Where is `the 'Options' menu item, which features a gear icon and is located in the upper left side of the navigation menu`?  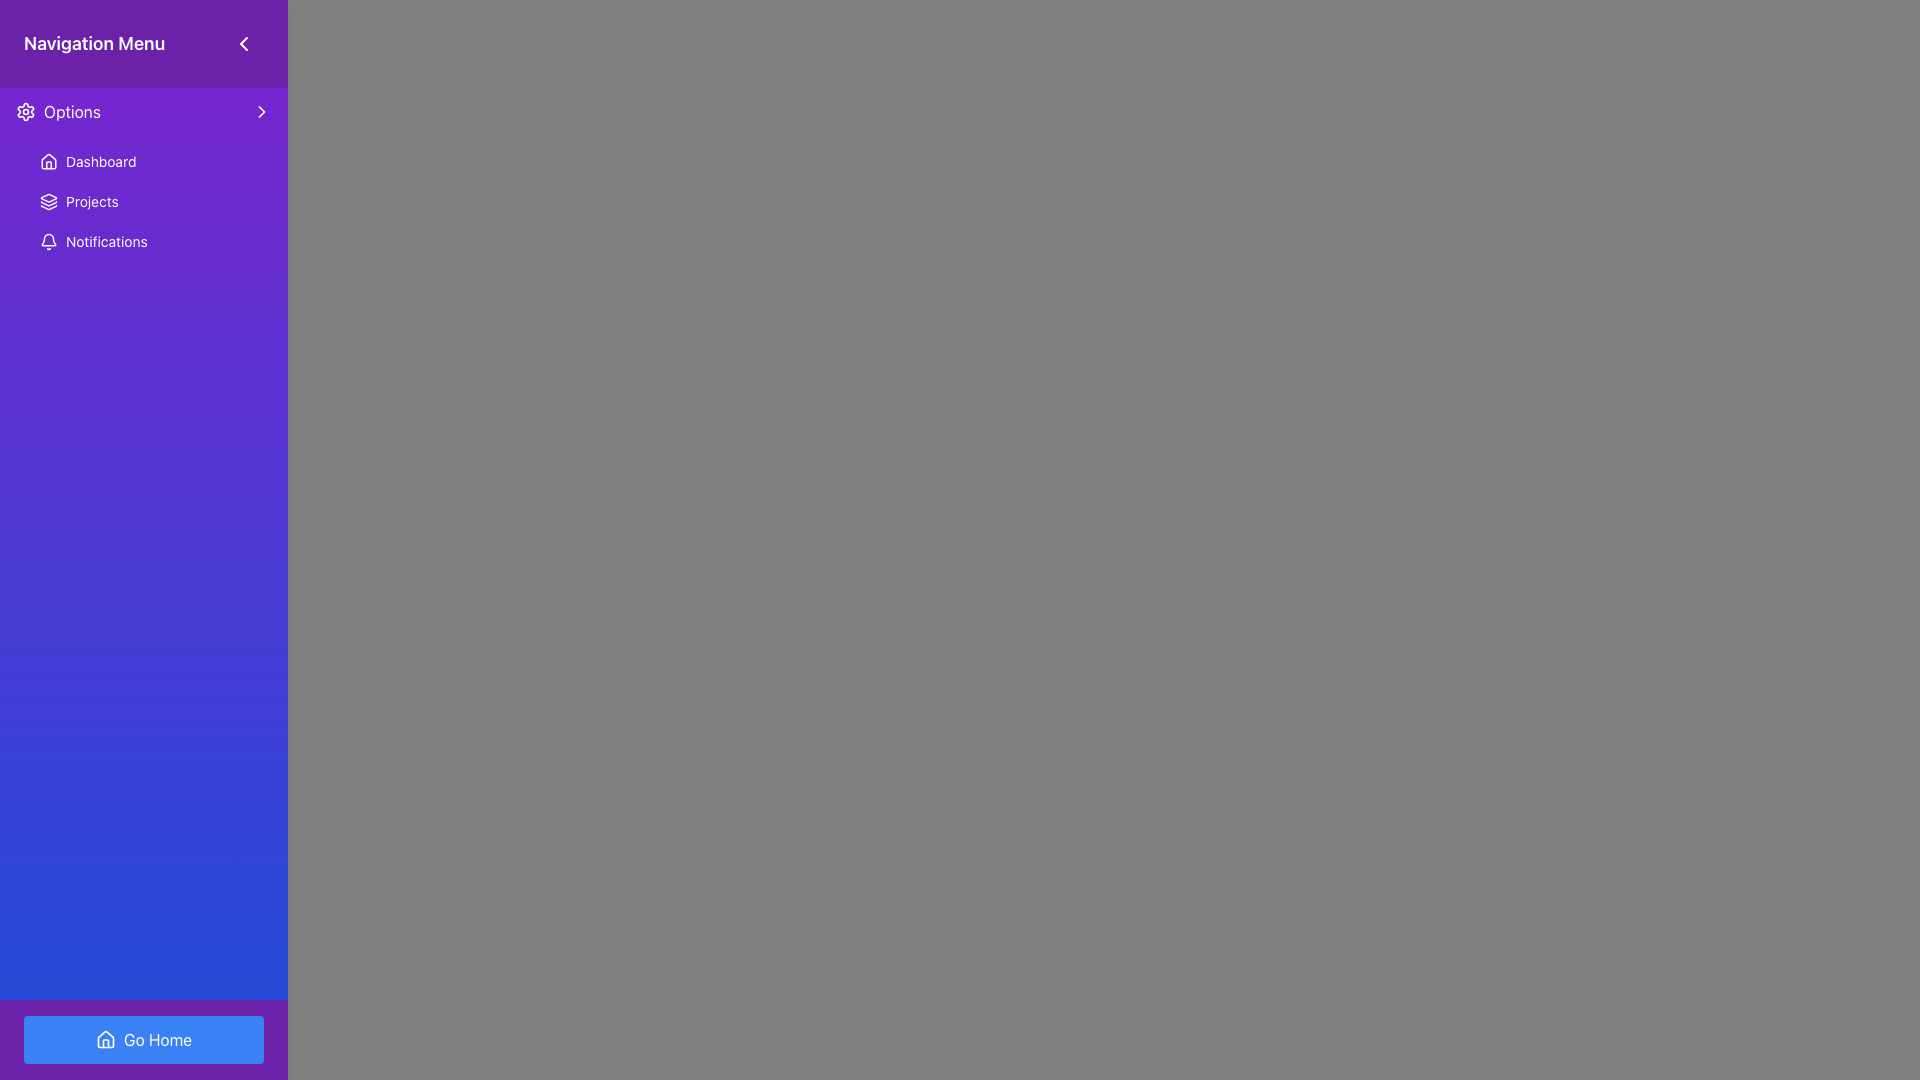
the 'Options' menu item, which features a gear icon and is located in the upper left side of the navigation menu is located at coordinates (57, 111).